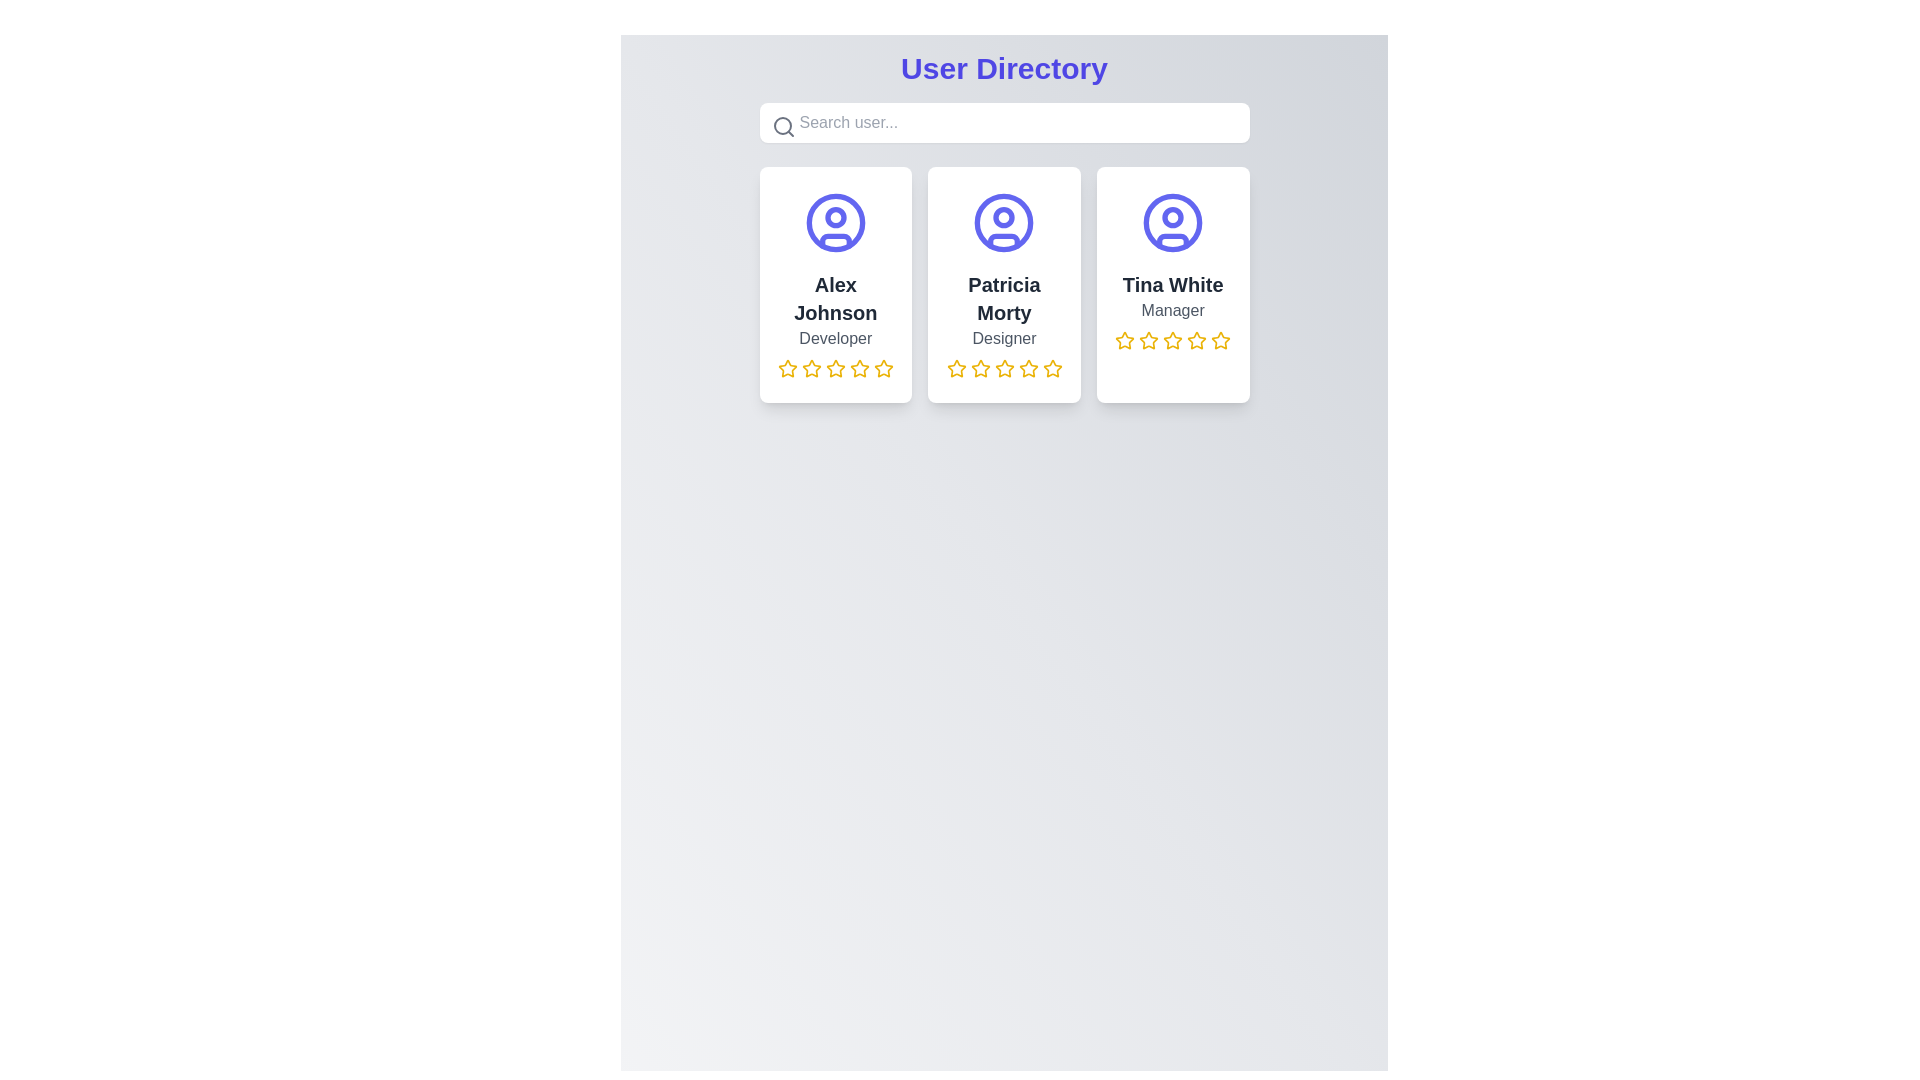  I want to click on the first yellow star icon in the five-star rating system below the name 'Alex Johnson' to modify the rating, so click(786, 369).